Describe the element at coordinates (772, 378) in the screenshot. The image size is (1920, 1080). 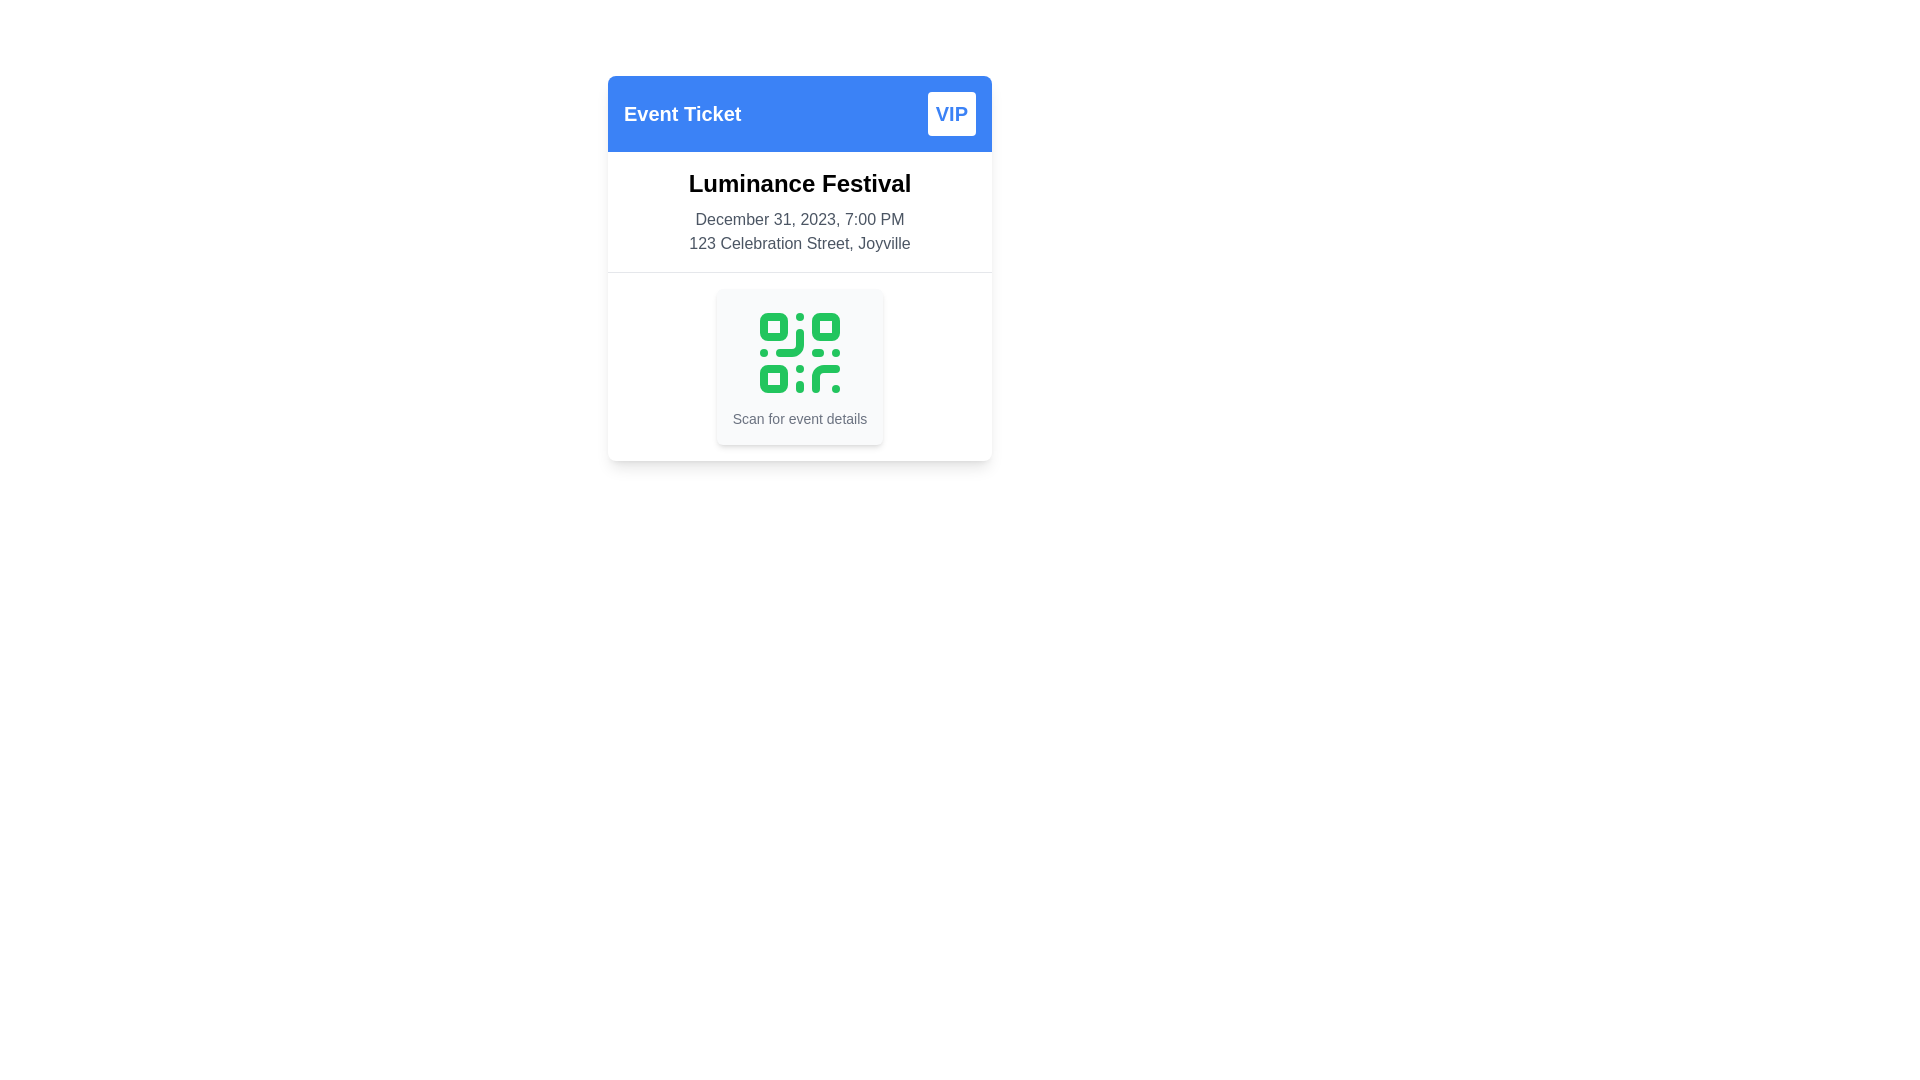
I see `the third square in the bottom-left section of the green-and-white QR code graphic on the event ticket card` at that location.